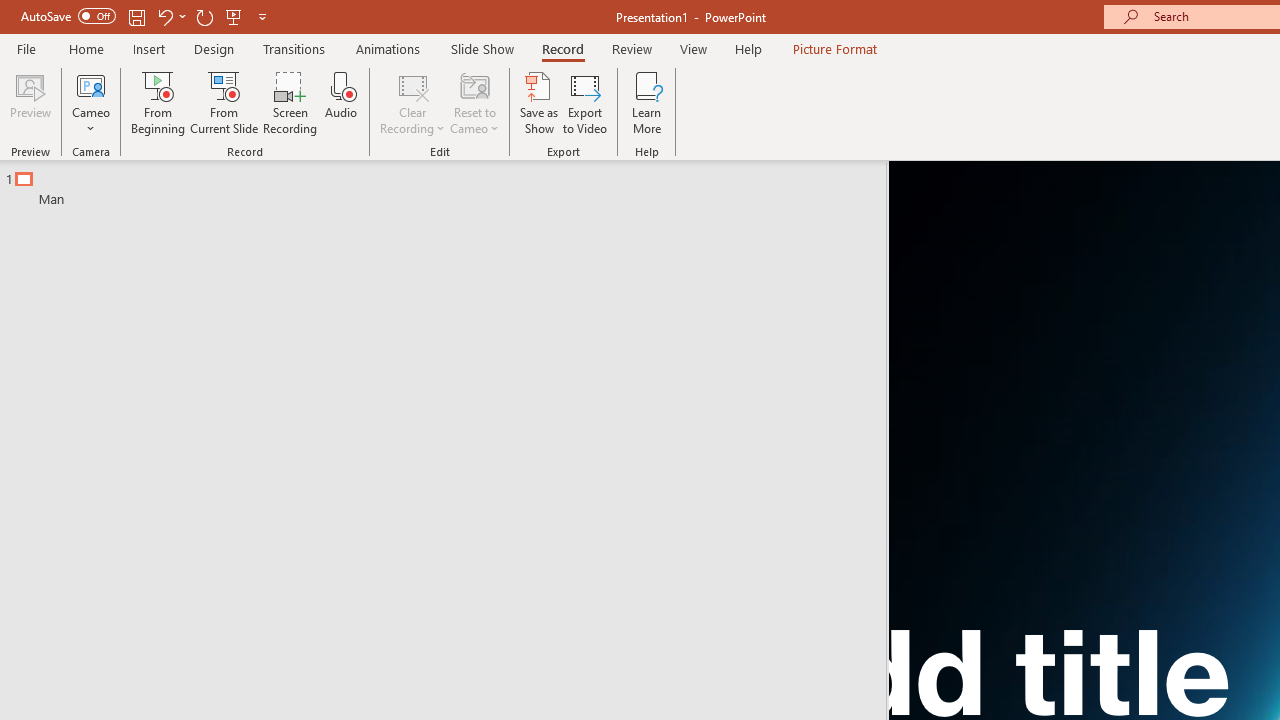 This screenshot has width=1280, height=720. I want to click on 'File Tab', so click(26, 47).